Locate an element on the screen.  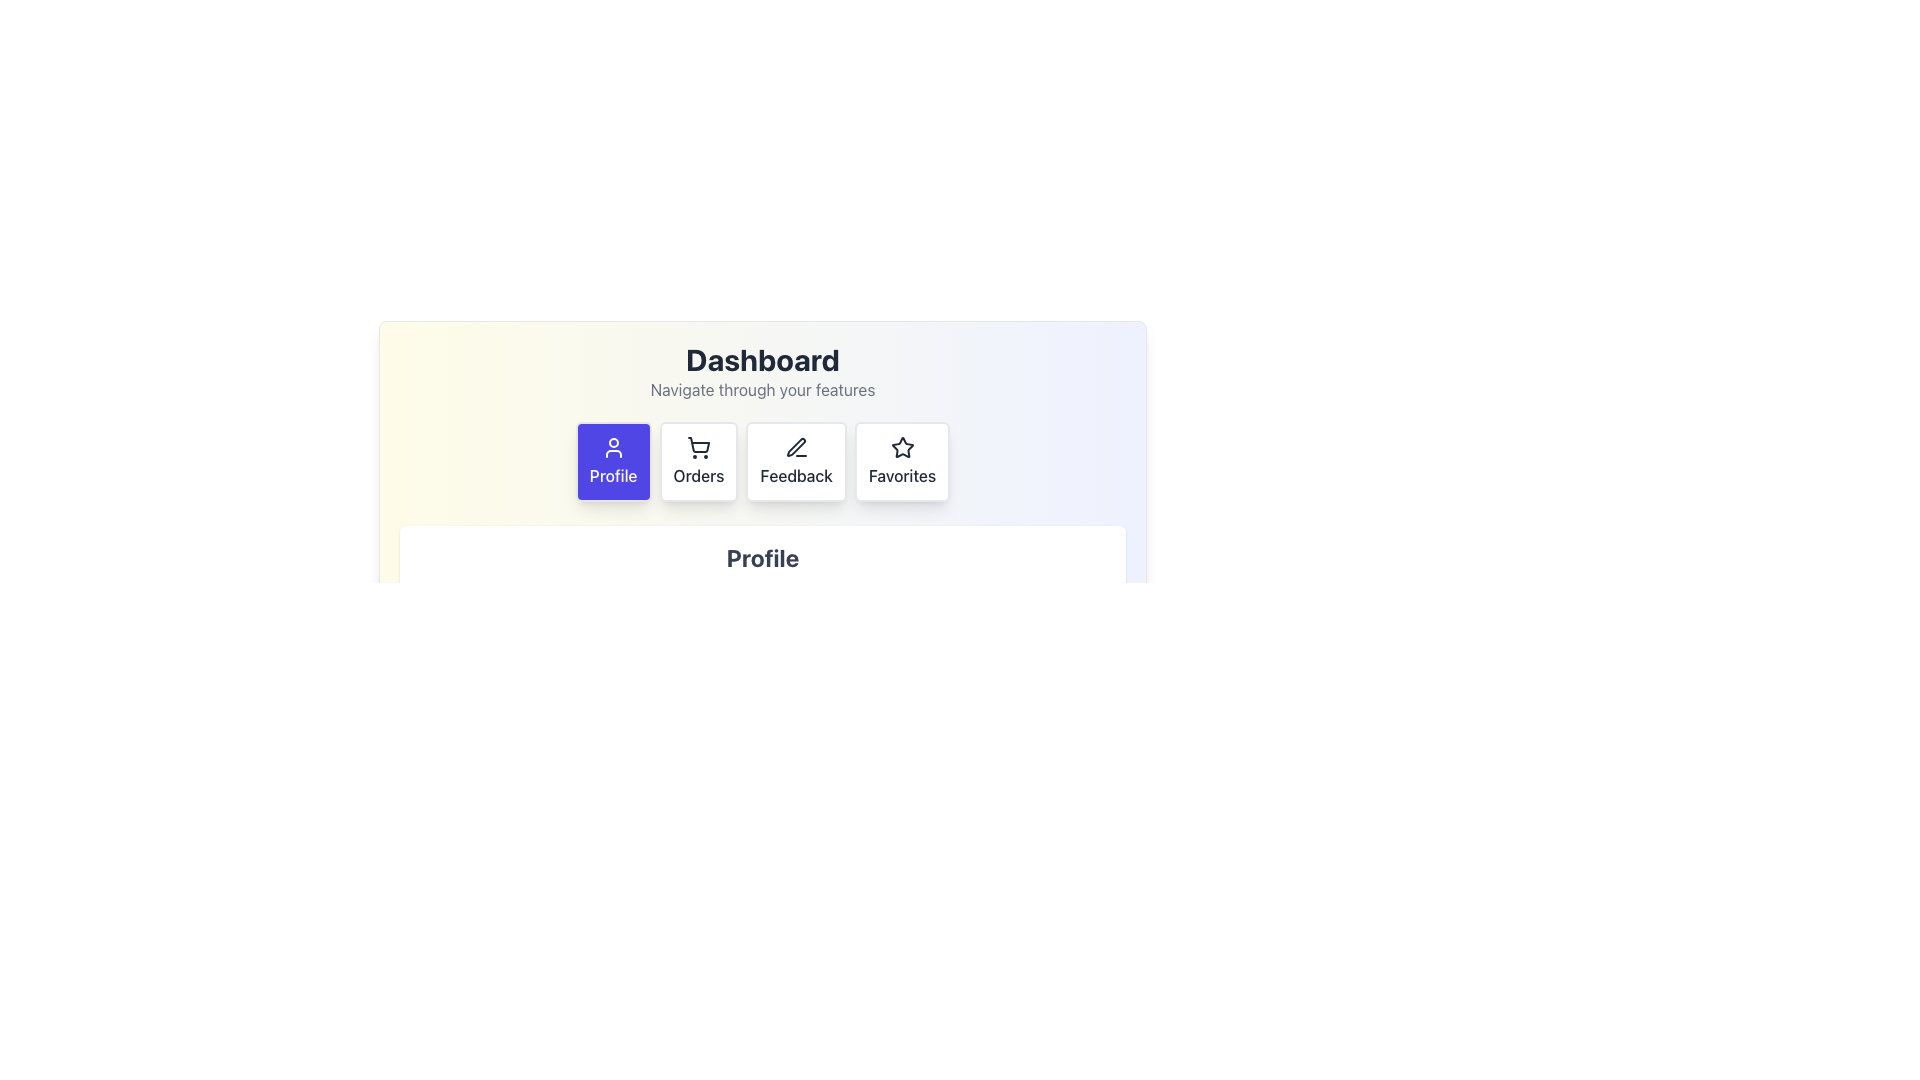
the star icon located within the 'Favorites' section, which is the last icon in a row of four icons beneath the 'Dashboard' title is located at coordinates (901, 446).